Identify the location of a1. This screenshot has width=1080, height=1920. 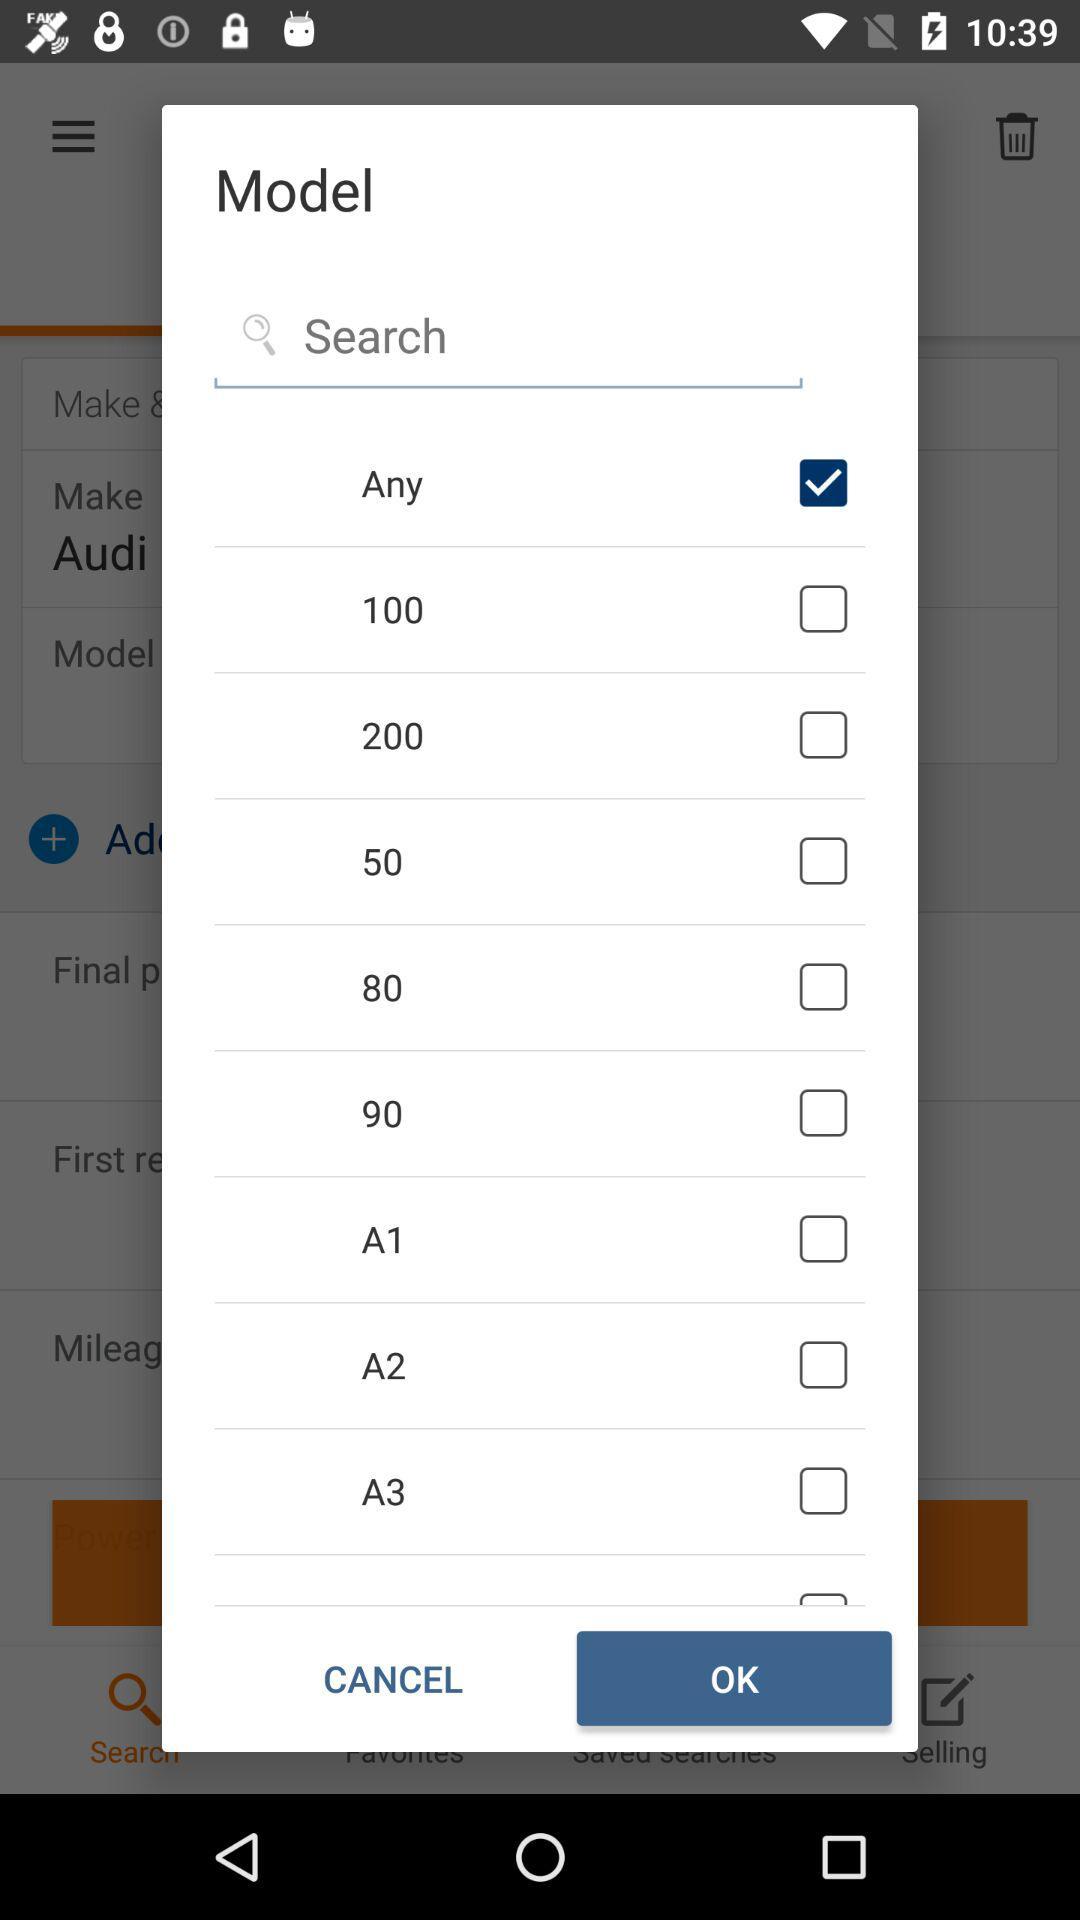
(576, 1237).